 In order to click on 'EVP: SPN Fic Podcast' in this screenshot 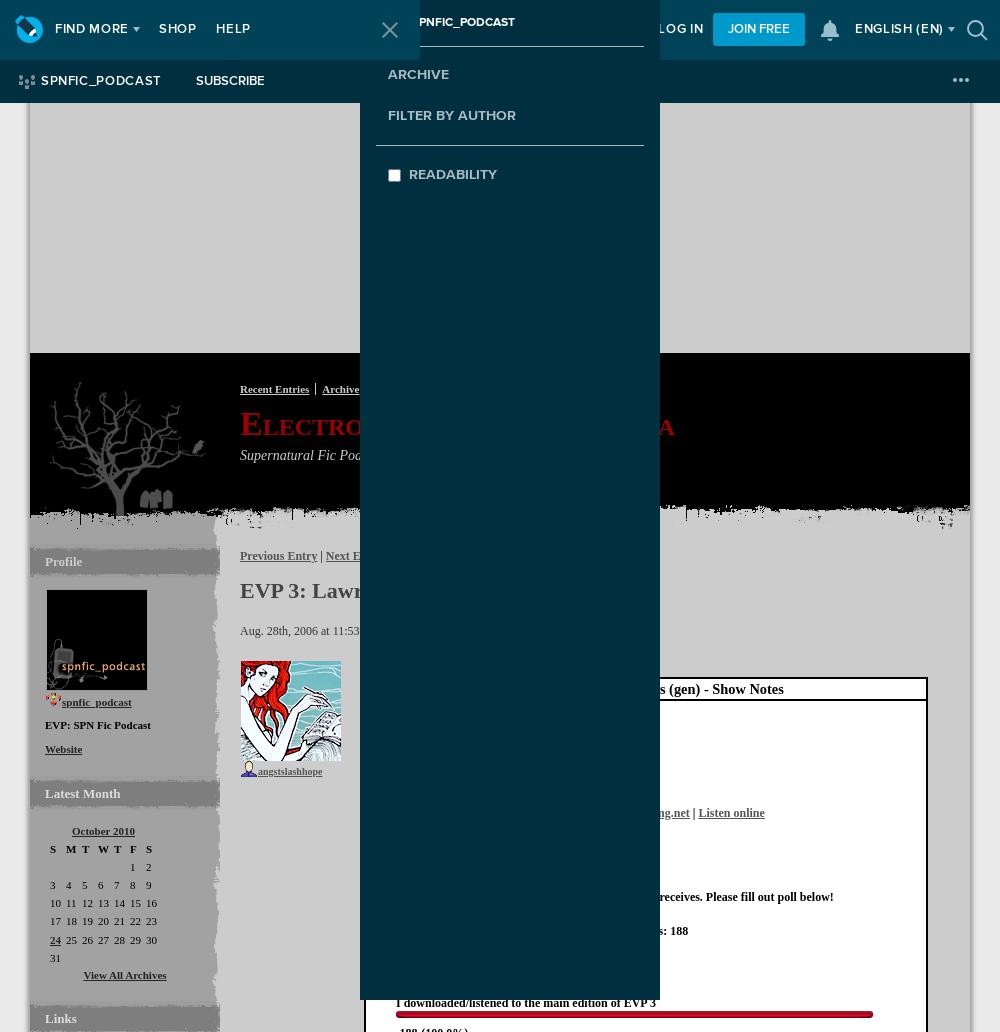, I will do `click(97, 723)`.